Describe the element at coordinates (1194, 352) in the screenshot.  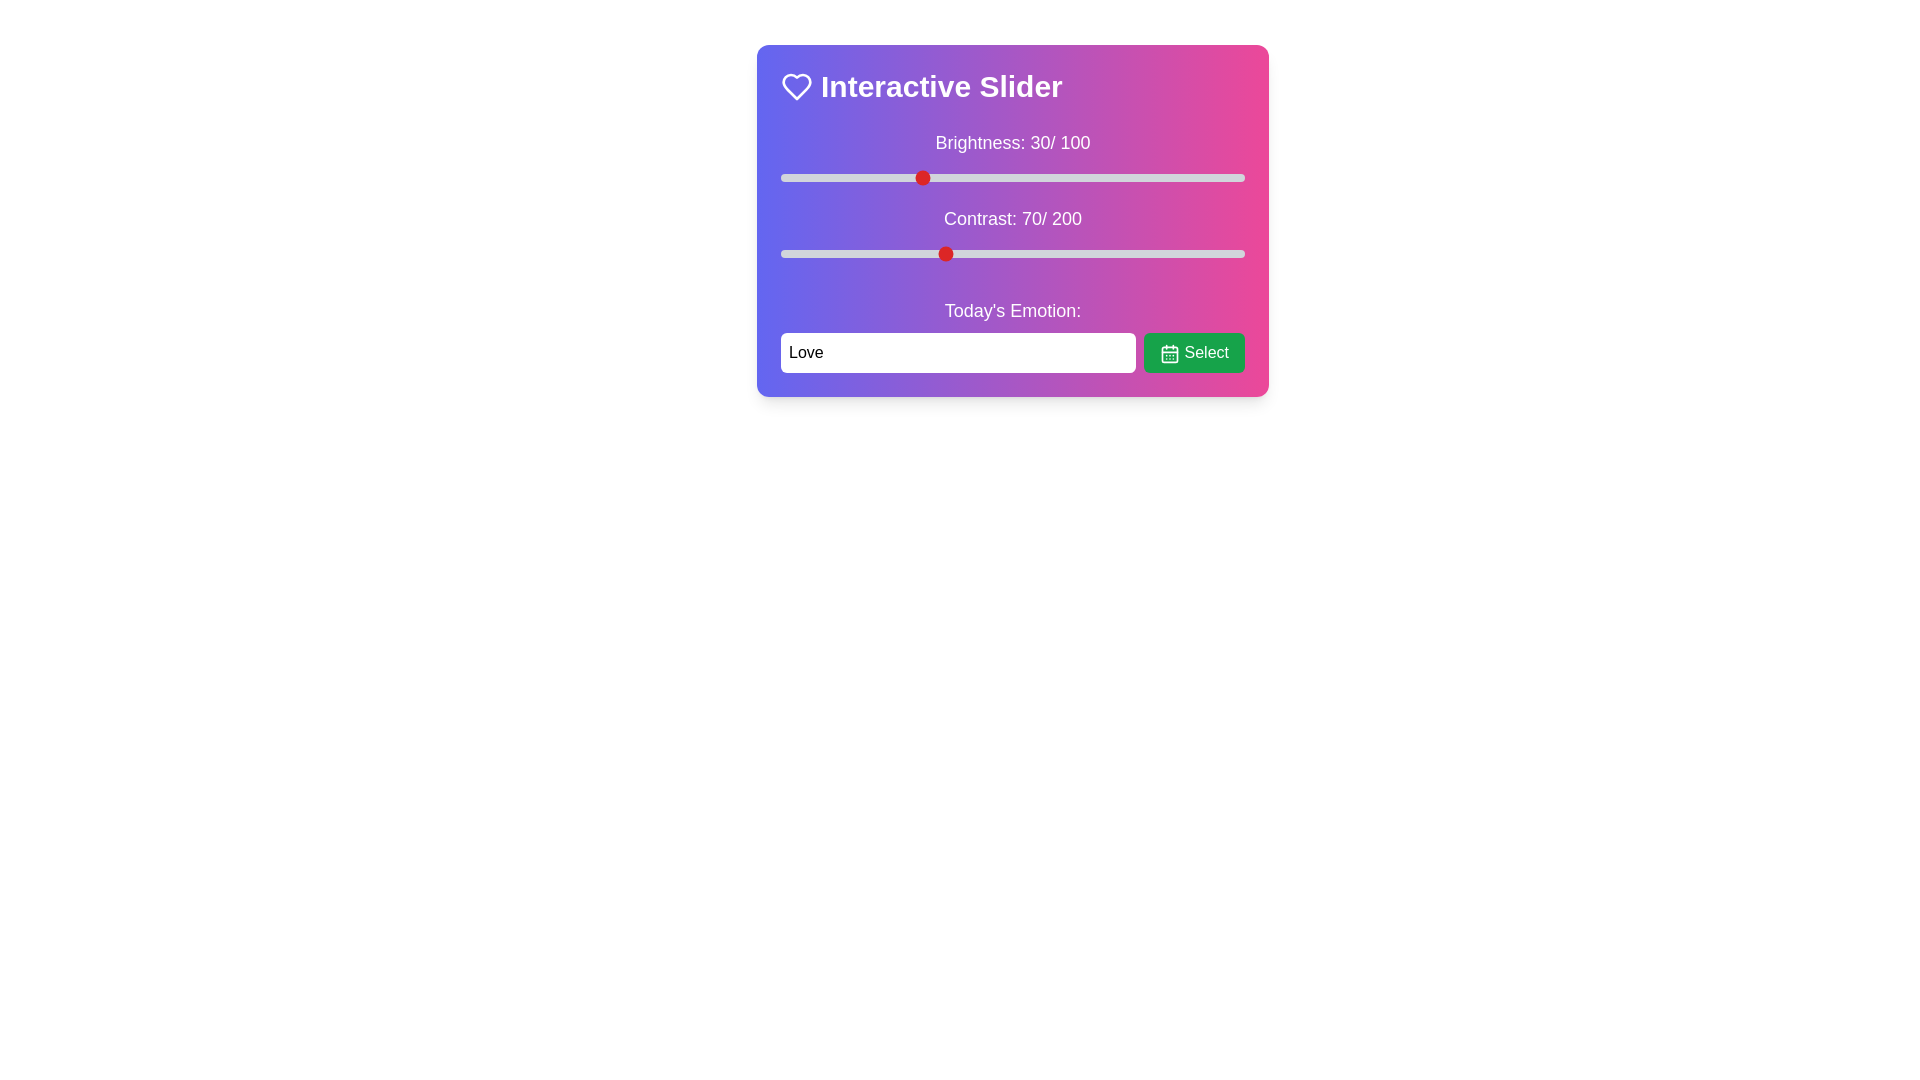
I see `the 'Select' button to confirm the emotion input` at that location.